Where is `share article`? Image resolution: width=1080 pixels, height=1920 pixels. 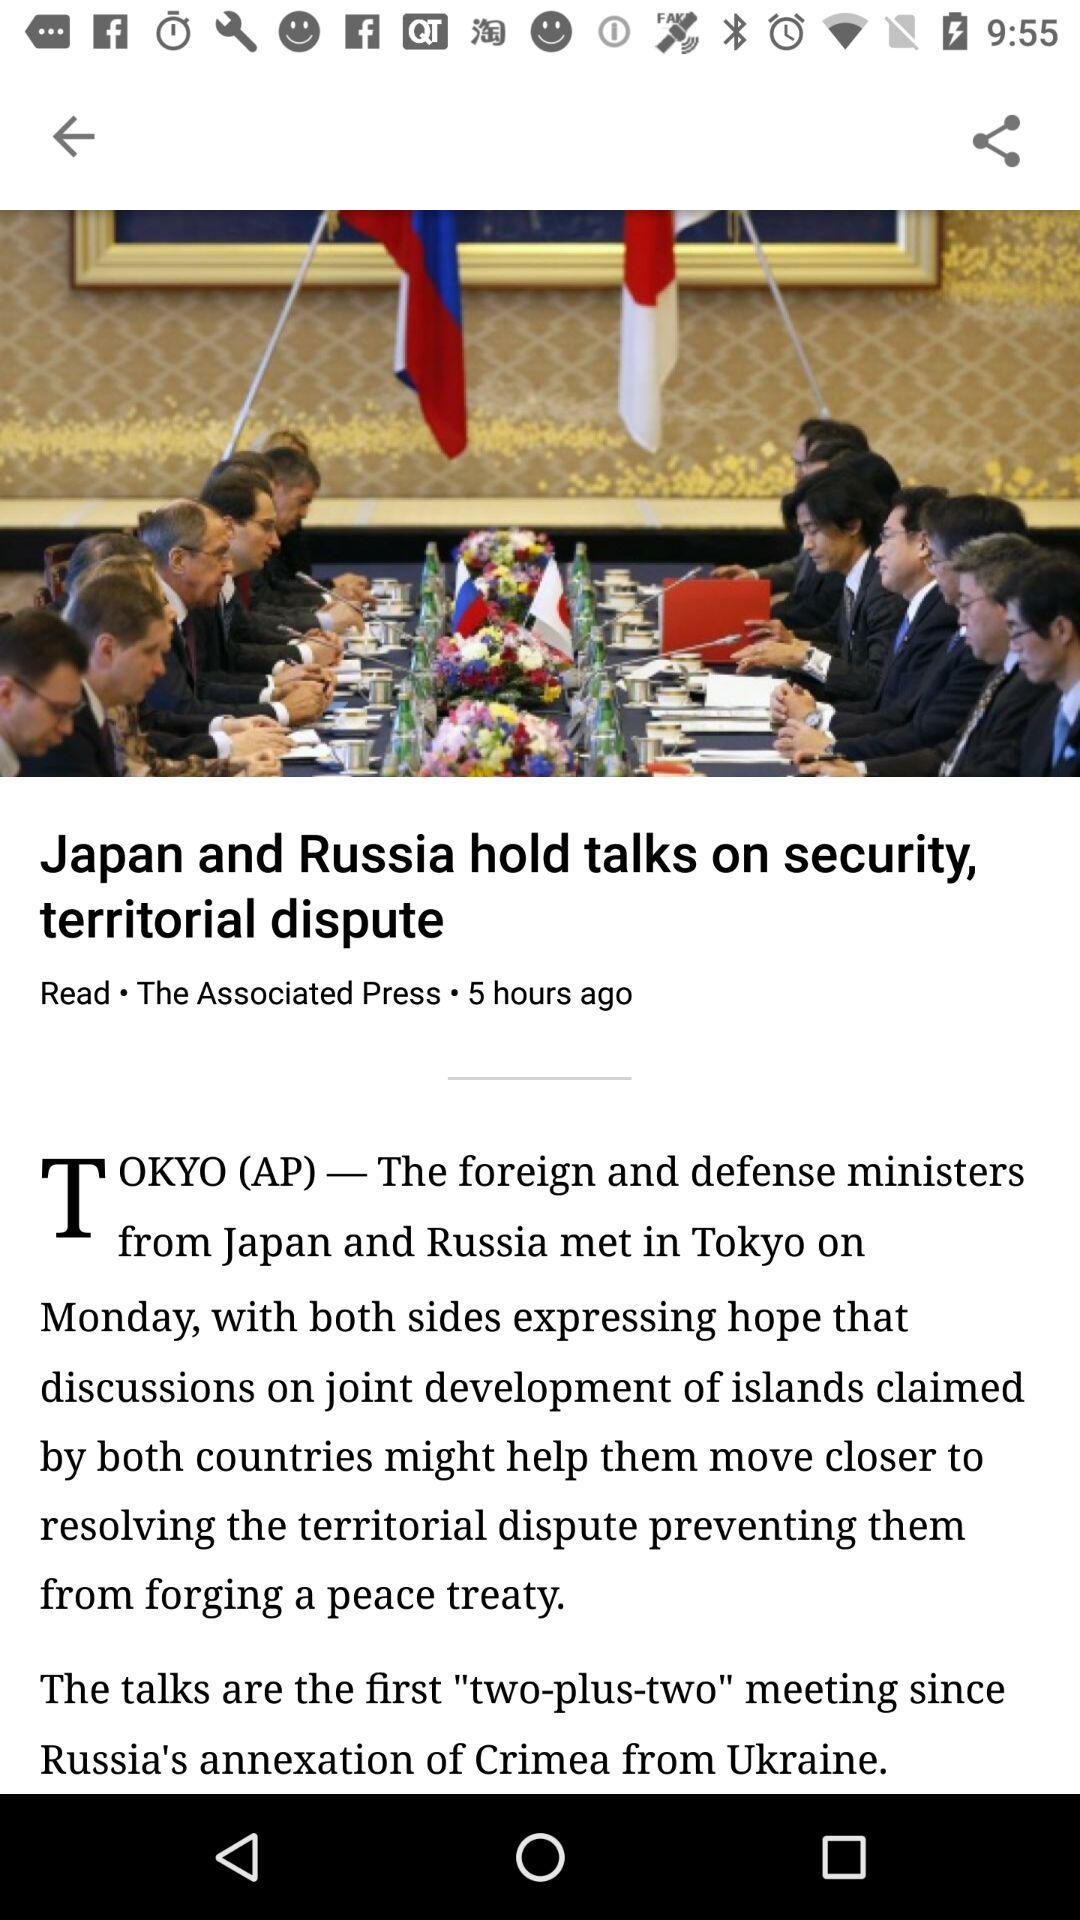
share article is located at coordinates (995, 135).